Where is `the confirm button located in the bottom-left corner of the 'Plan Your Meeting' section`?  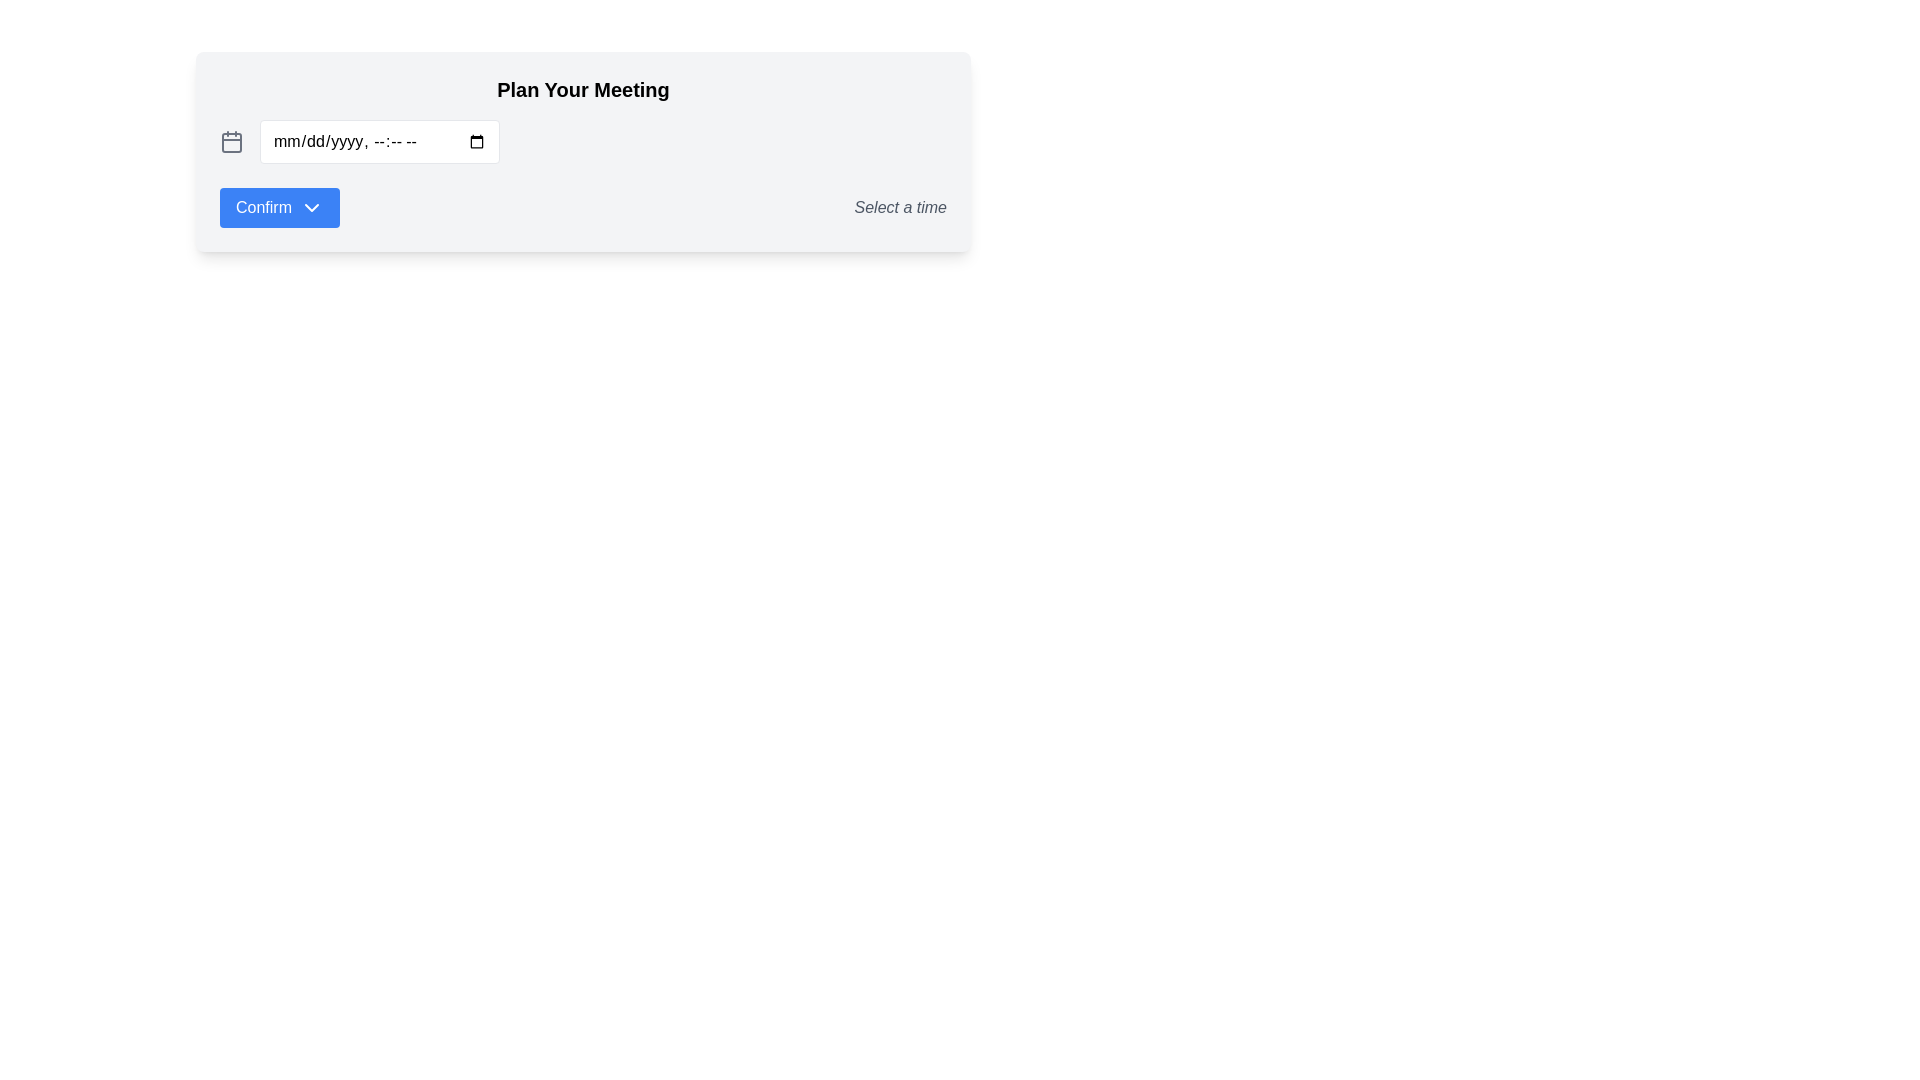 the confirm button located in the bottom-left corner of the 'Plan Your Meeting' section is located at coordinates (278, 208).